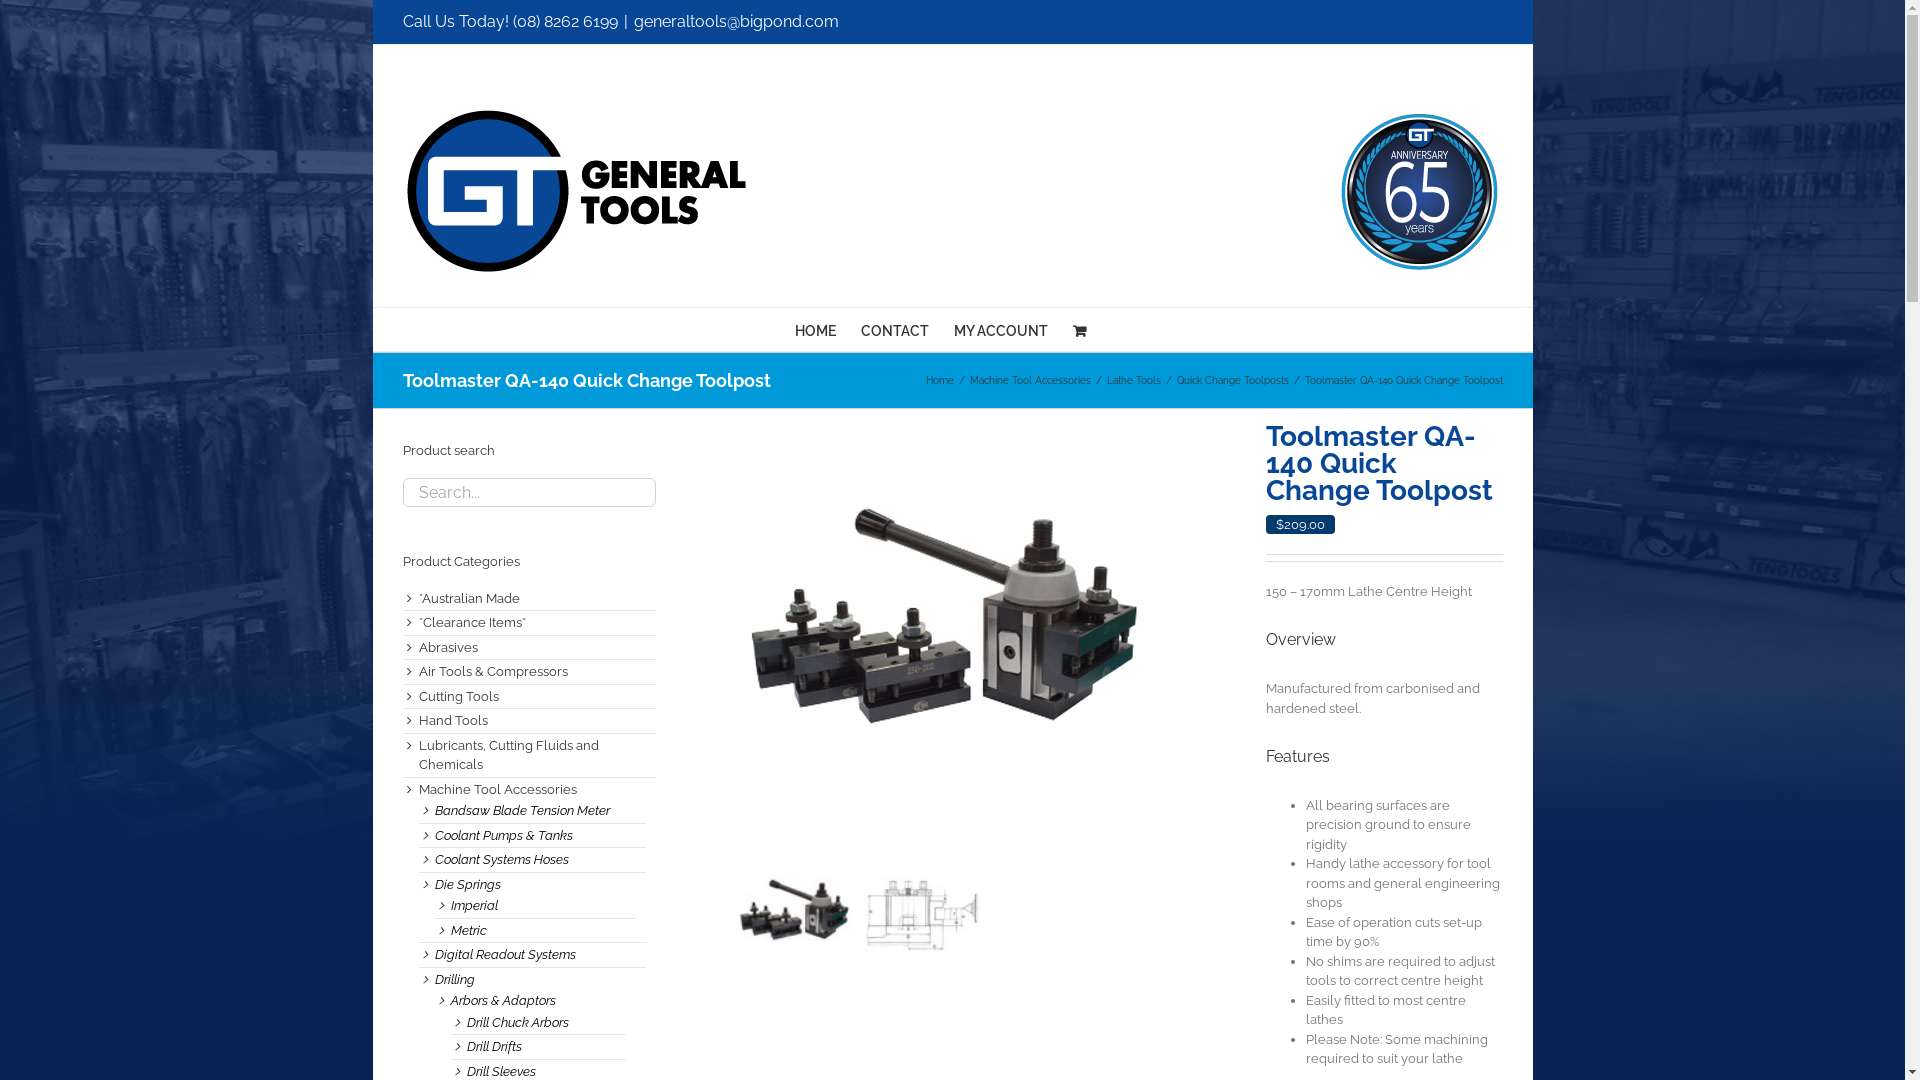 This screenshot has width=1920, height=1080. I want to click on '*Australian Made', so click(467, 597).